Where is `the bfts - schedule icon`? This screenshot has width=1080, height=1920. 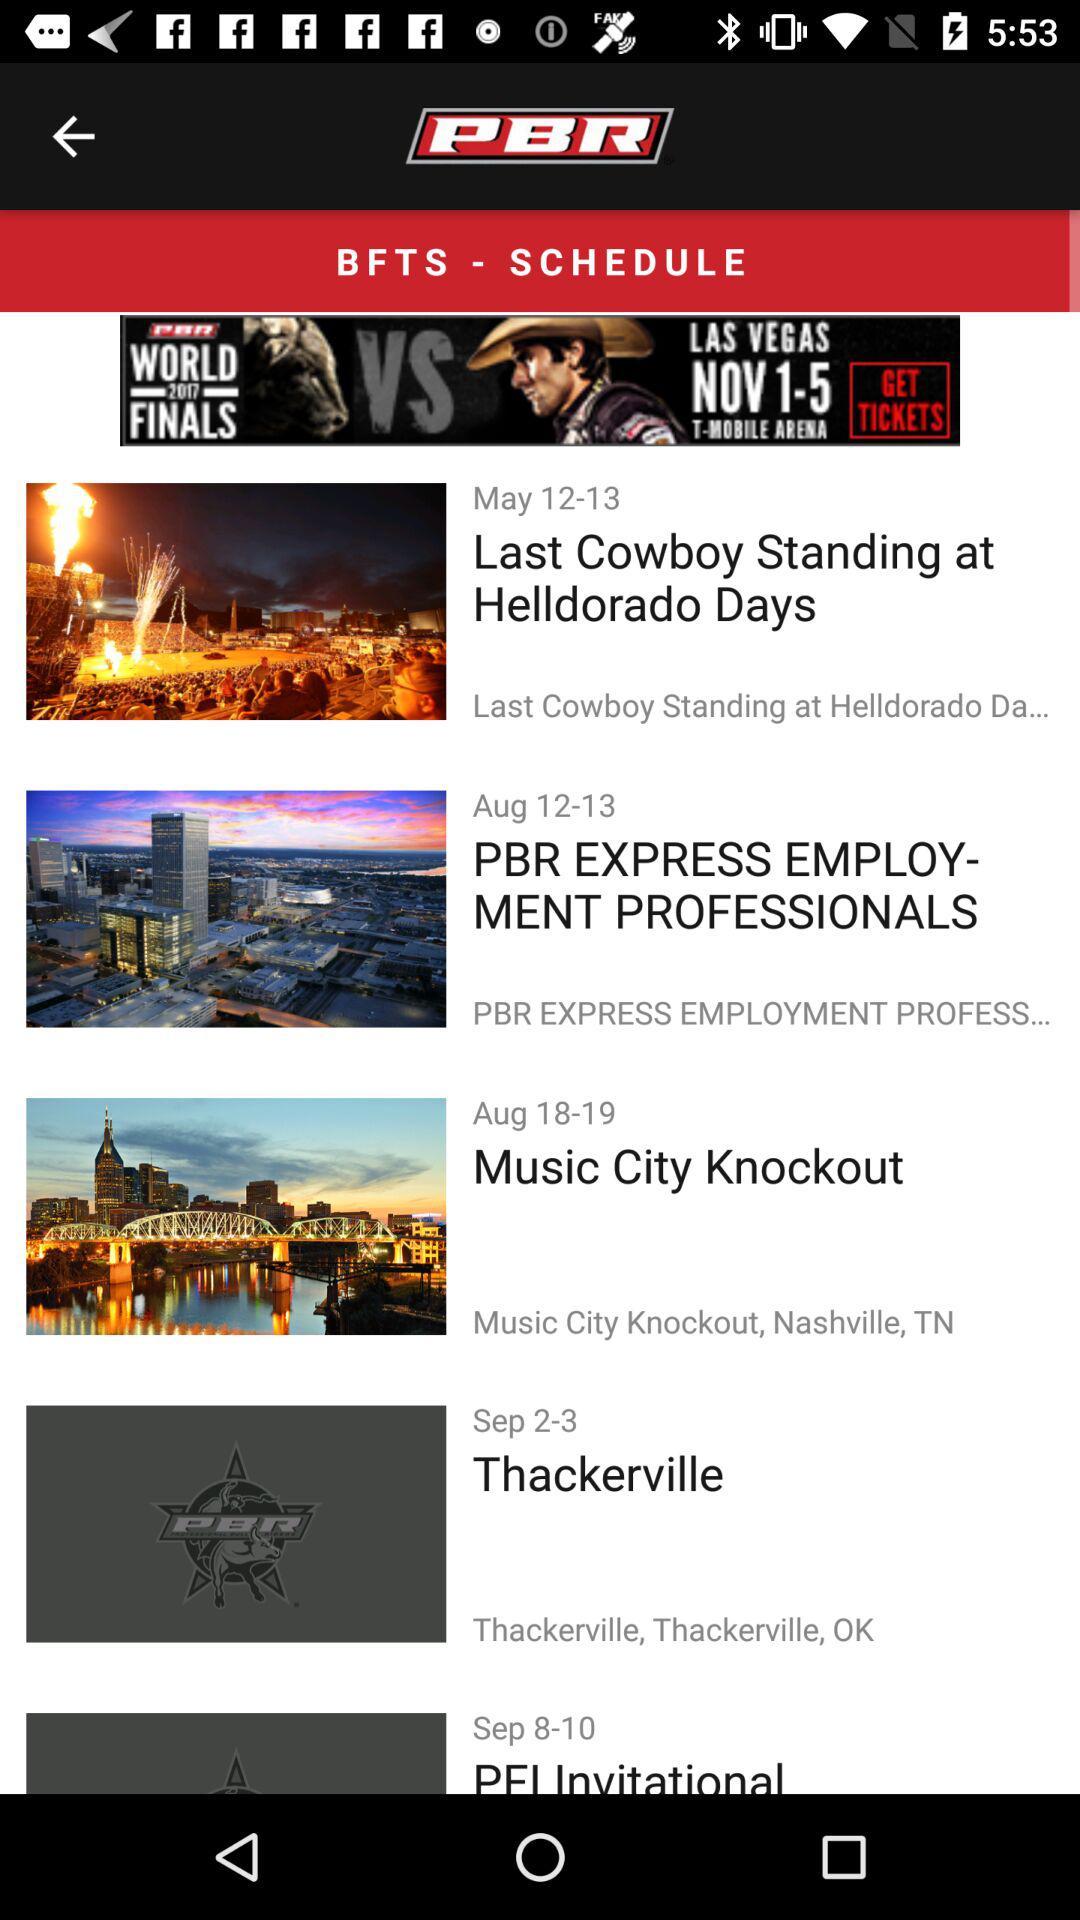 the bfts - schedule icon is located at coordinates (540, 259).